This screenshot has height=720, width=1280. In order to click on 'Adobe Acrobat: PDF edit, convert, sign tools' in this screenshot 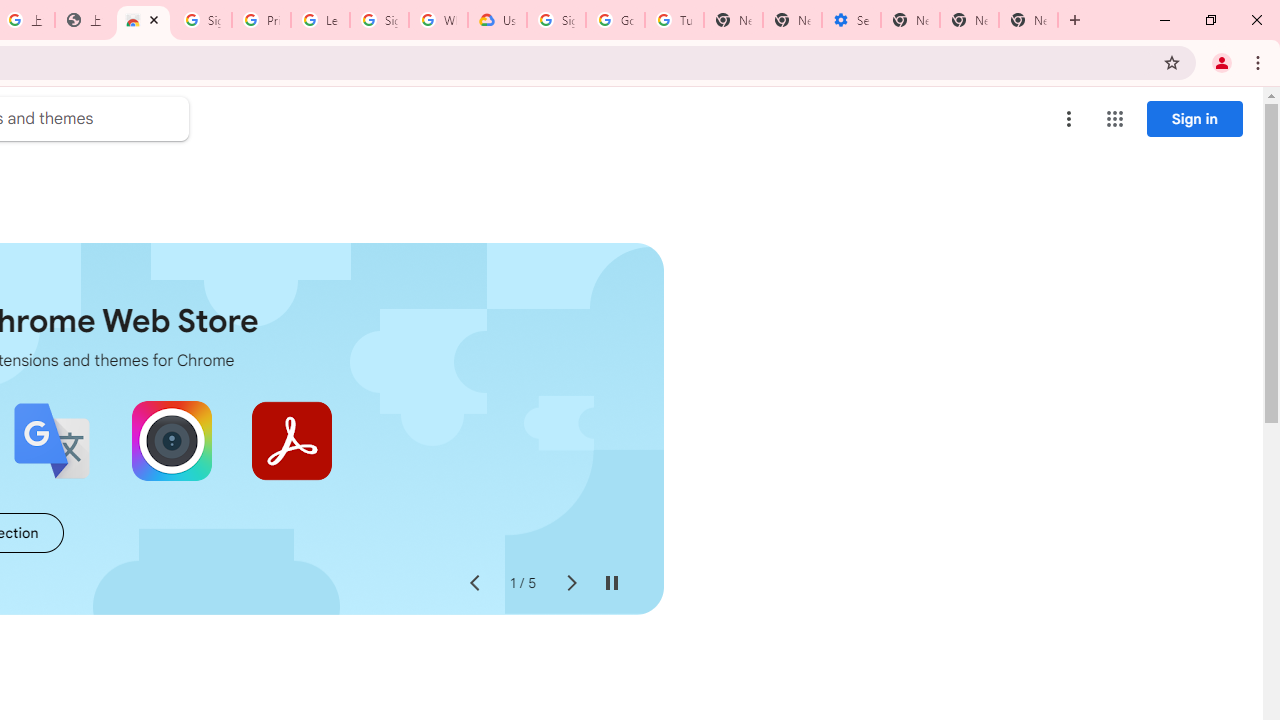, I will do `click(290, 440)`.